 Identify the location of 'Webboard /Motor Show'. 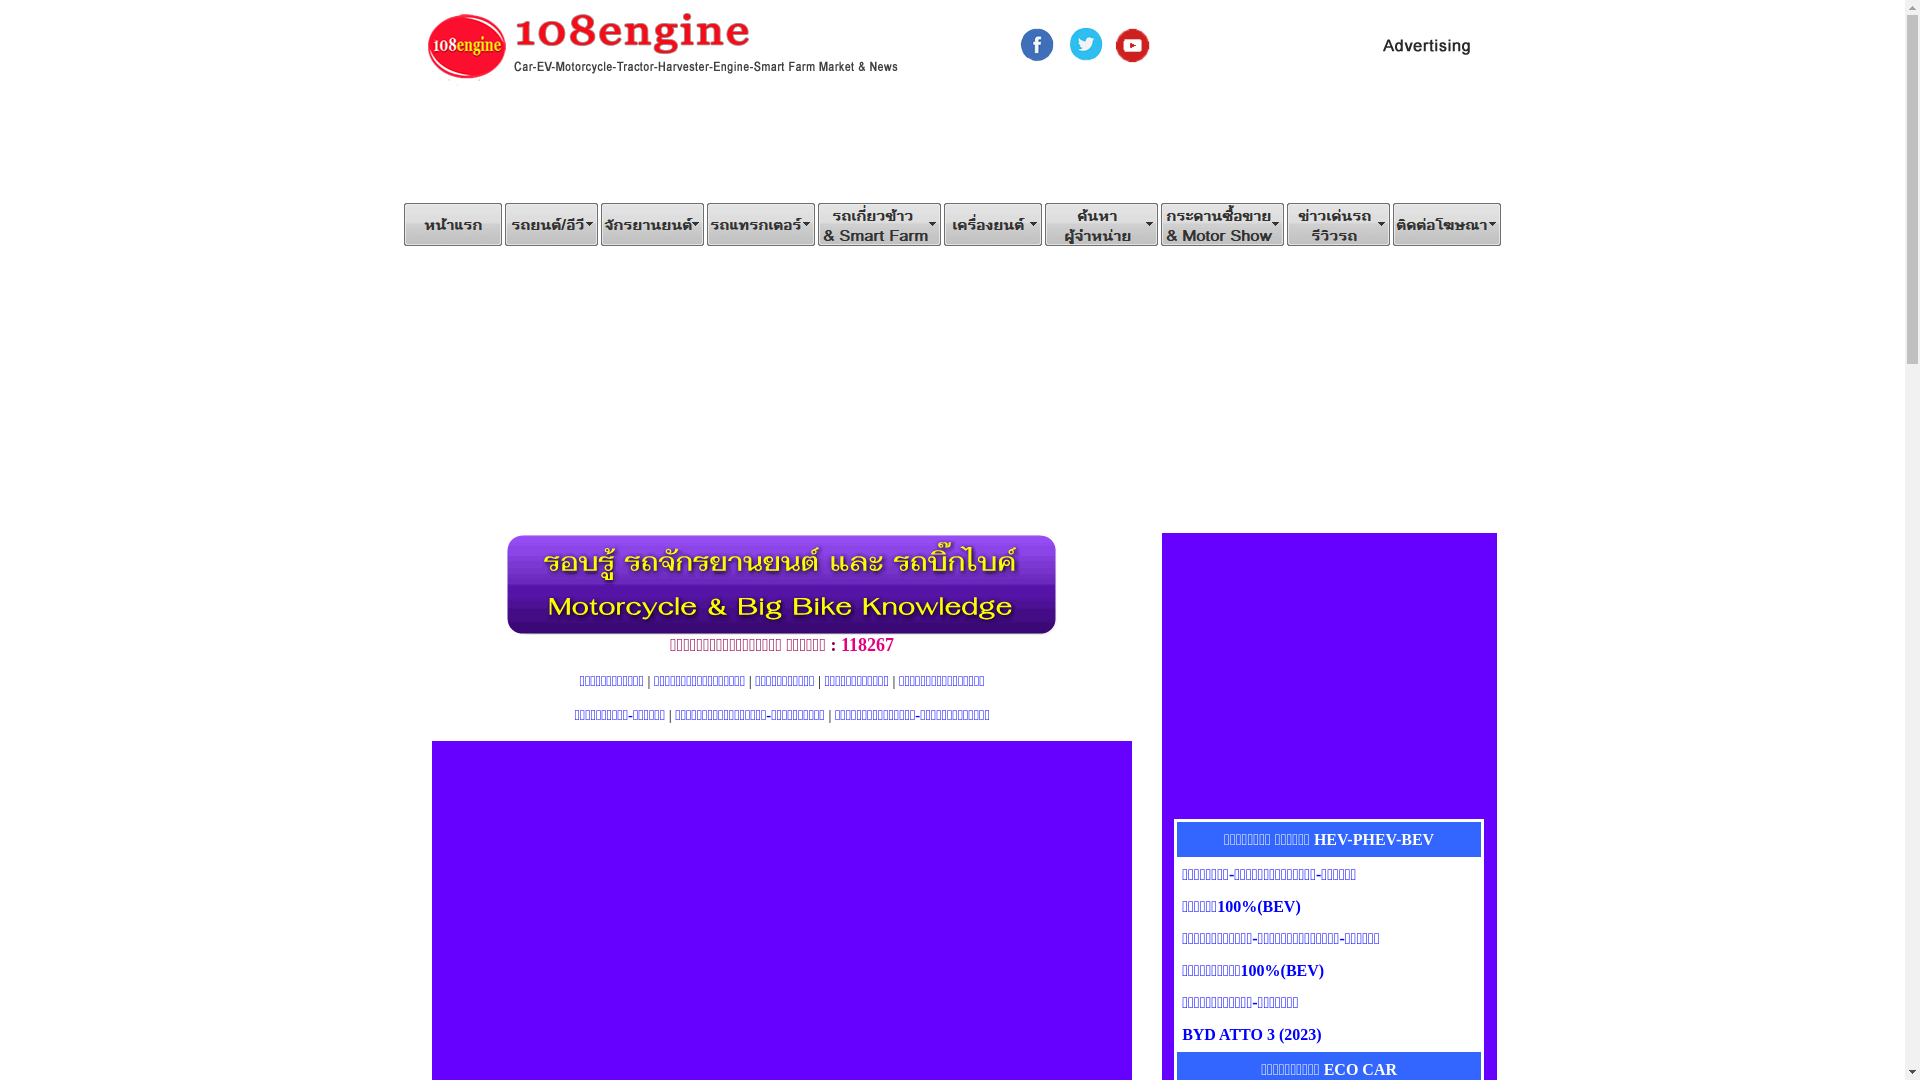
(1221, 224).